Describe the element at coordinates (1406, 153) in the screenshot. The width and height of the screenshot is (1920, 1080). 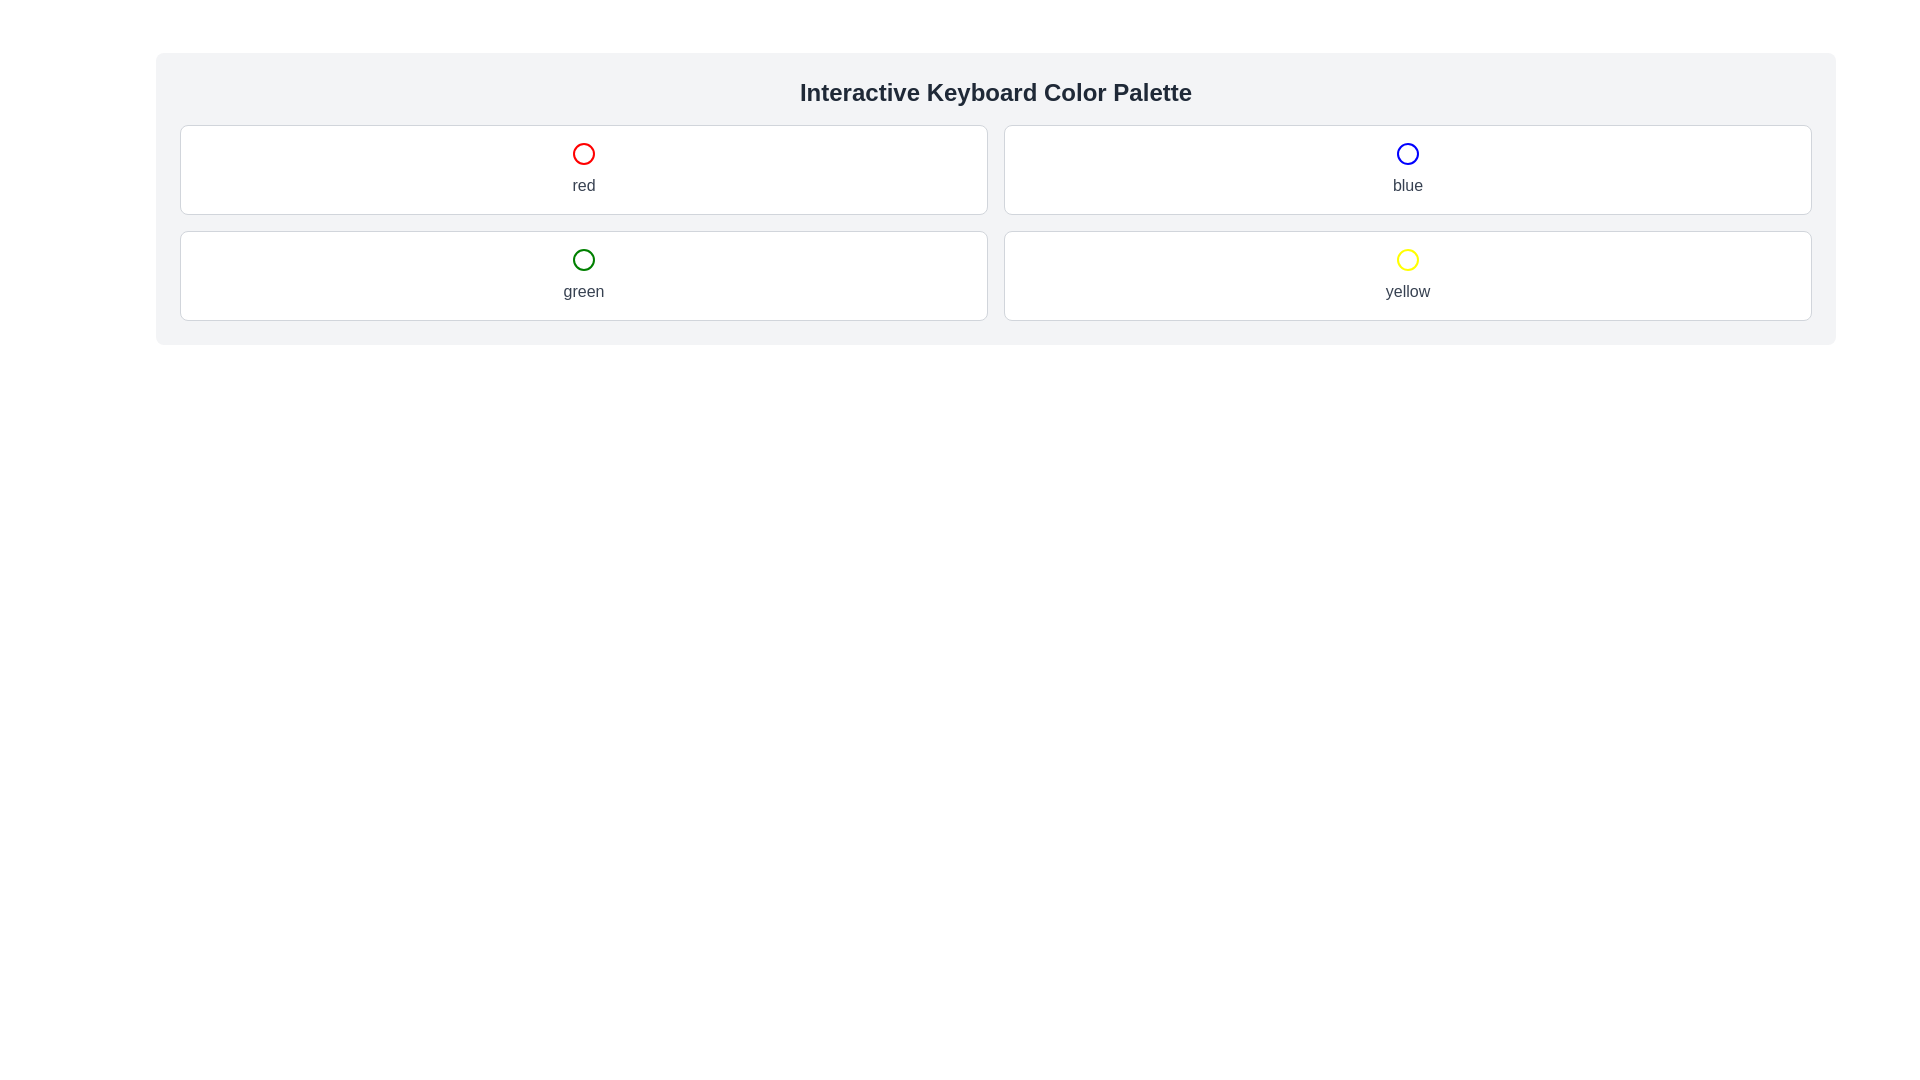
I see `the SVG icon depicting a colored circle in the top-right cell of a 2x2 grid layout, which represents the 'blue' category for visual information` at that location.